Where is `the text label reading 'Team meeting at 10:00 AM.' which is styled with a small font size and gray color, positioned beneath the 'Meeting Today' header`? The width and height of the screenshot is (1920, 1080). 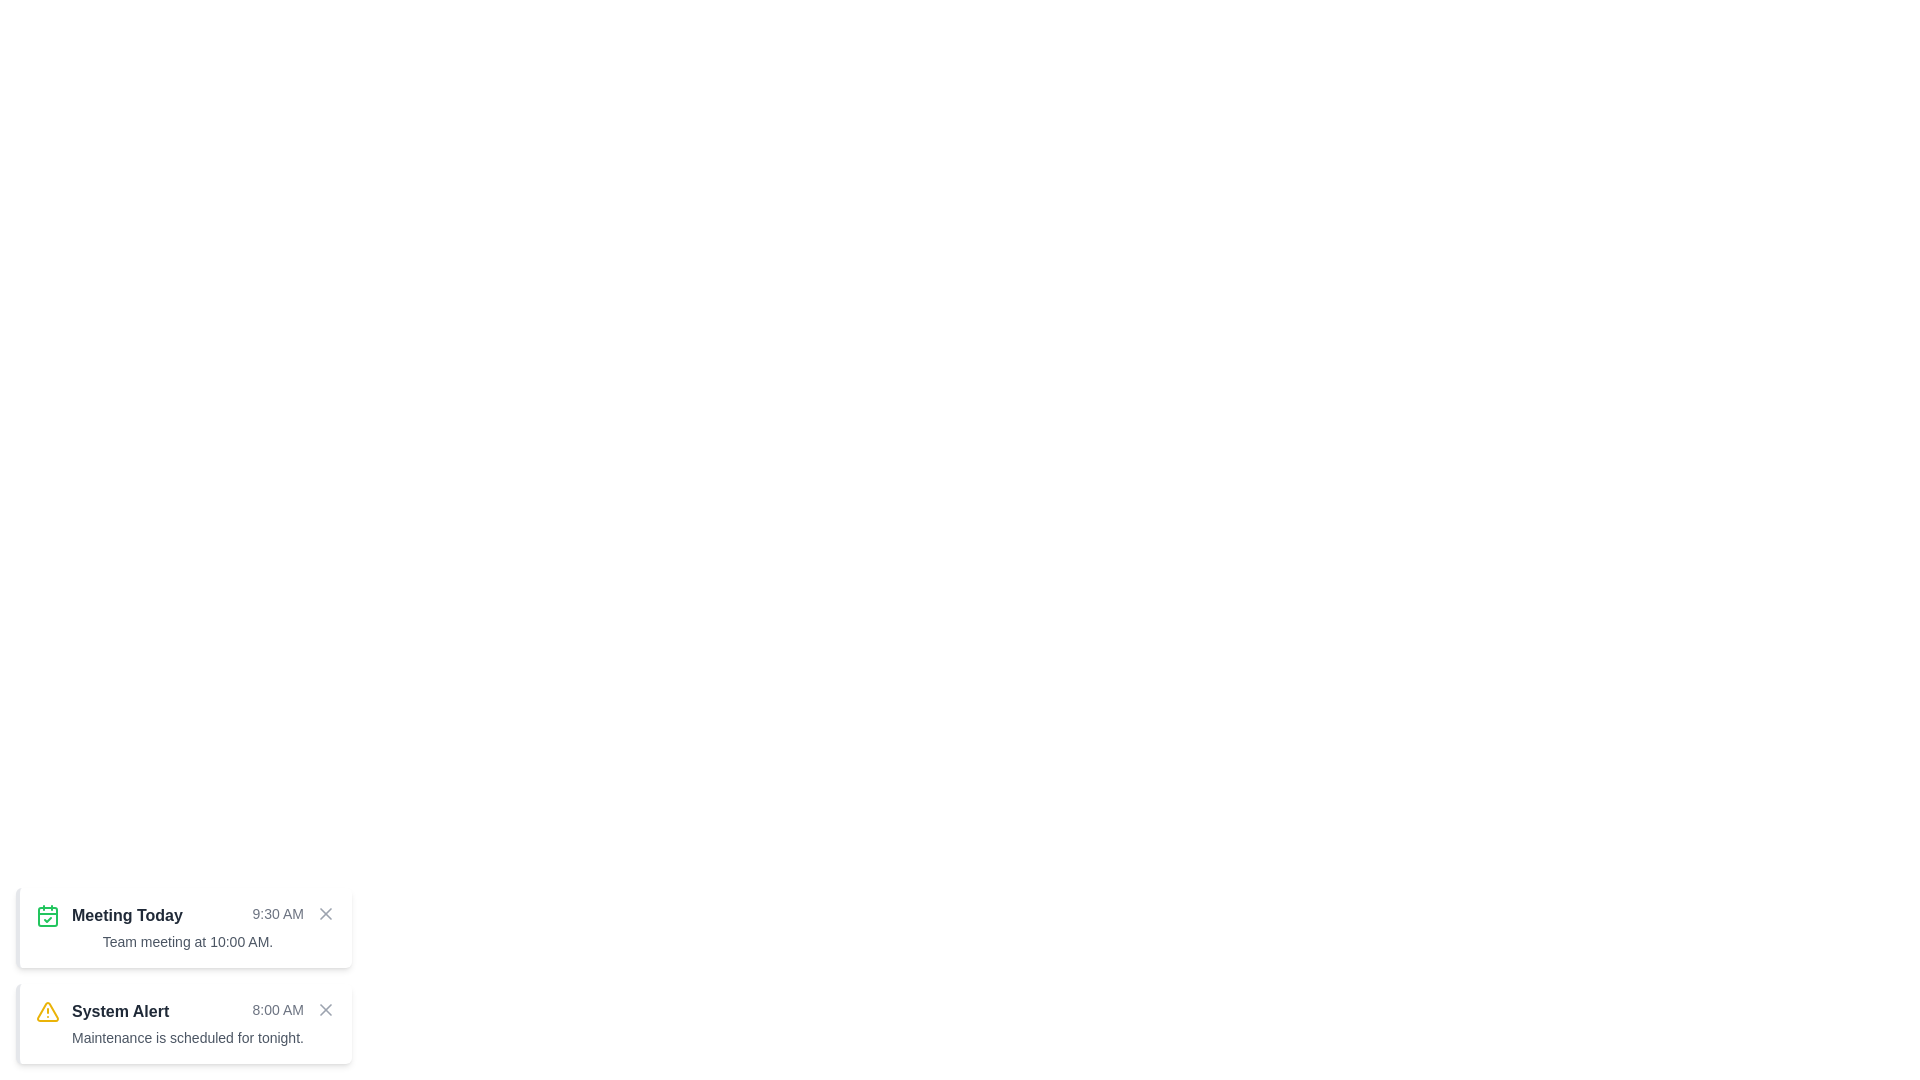 the text label reading 'Team meeting at 10:00 AM.' which is styled with a small font size and gray color, positioned beneath the 'Meeting Today' header is located at coordinates (187, 941).